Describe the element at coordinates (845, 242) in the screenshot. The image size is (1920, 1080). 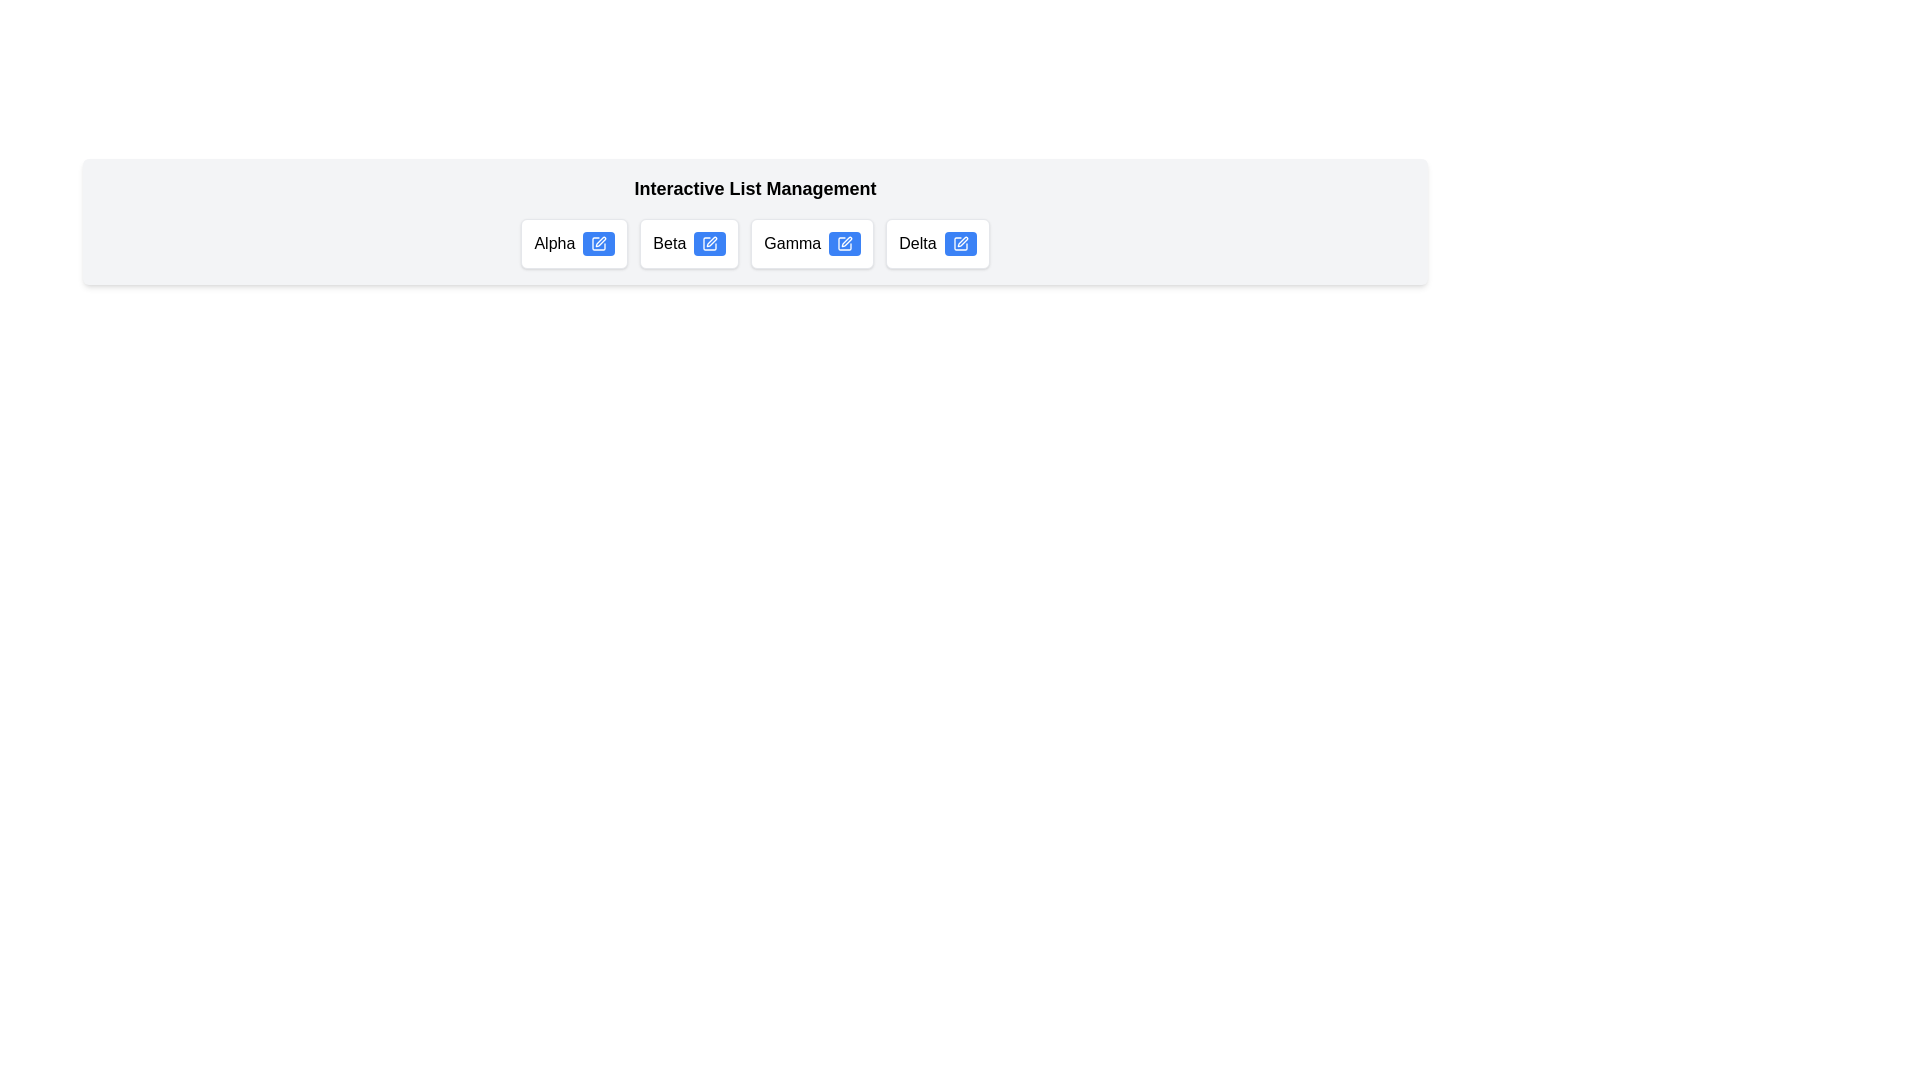
I see `the 'edit' icon located within the third button labeled 'Gamma' in a horizontal list of buttons` at that location.